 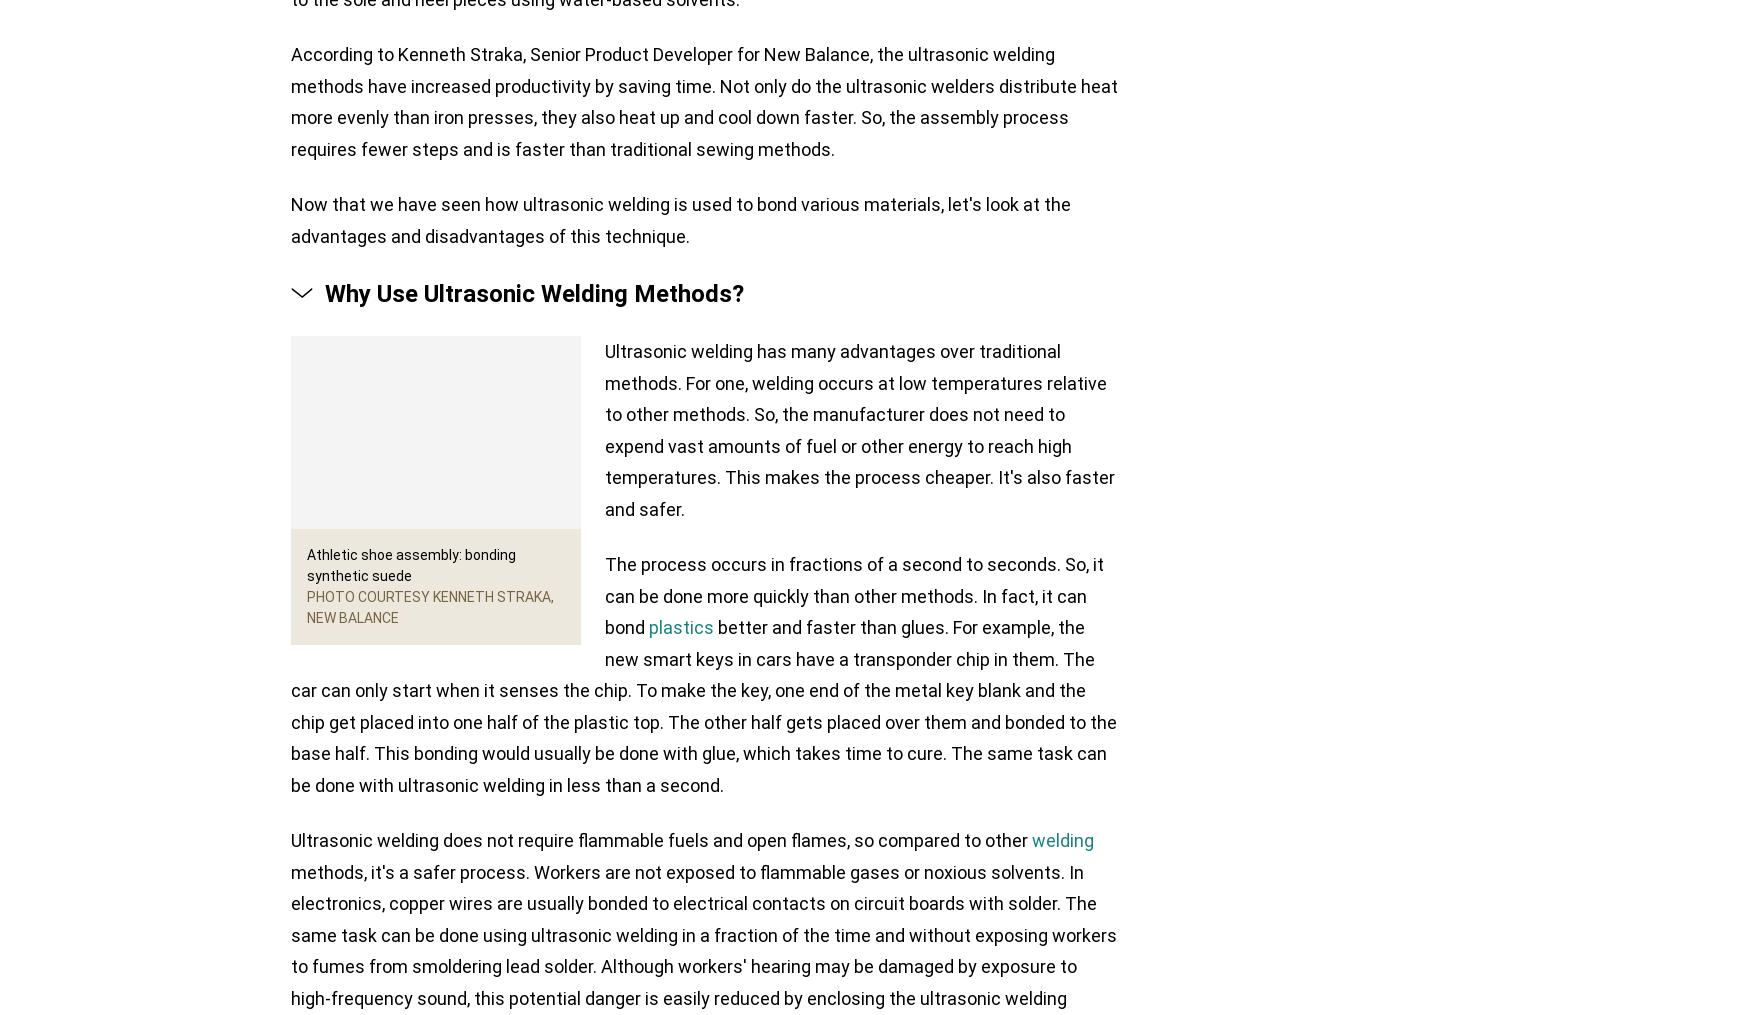 I want to click on 'Ultrasonic welding does not require flammable fuels and open flames, so compared to other', so click(x=660, y=840).